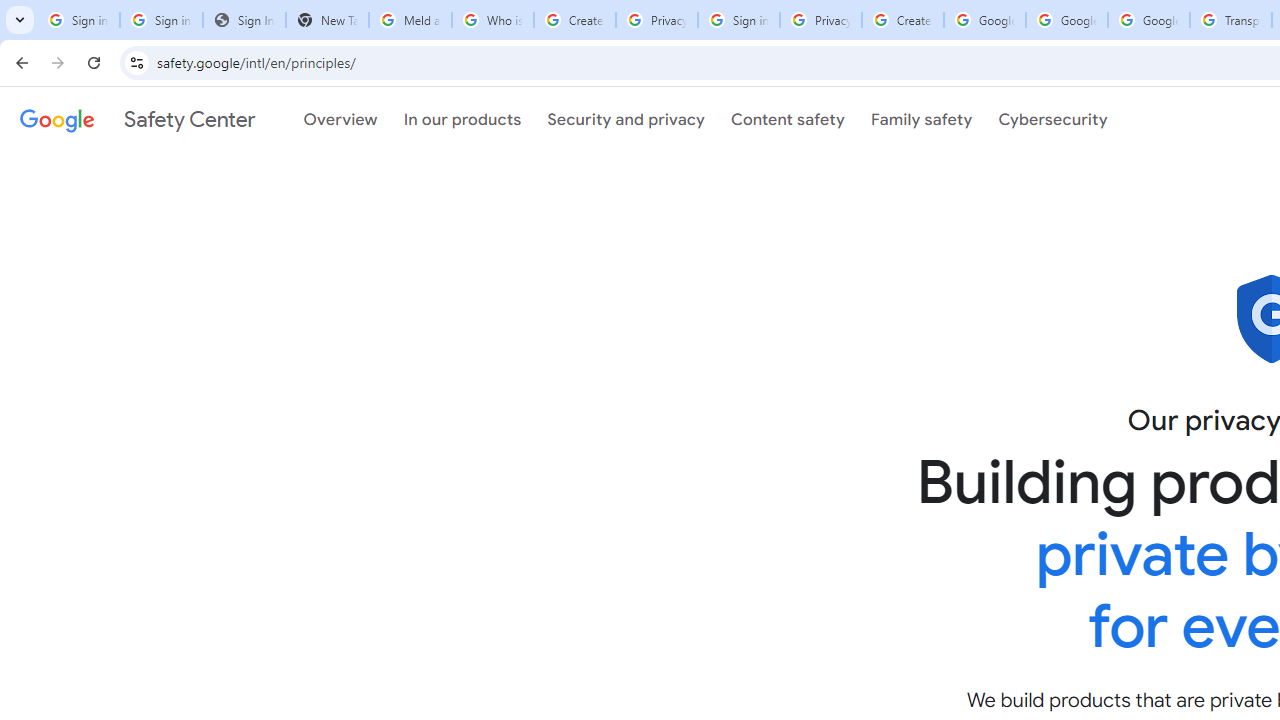 This screenshot has height=720, width=1280. What do you see at coordinates (737, 20) in the screenshot?
I see `'Sign in - Google Accounts'` at bounding box center [737, 20].